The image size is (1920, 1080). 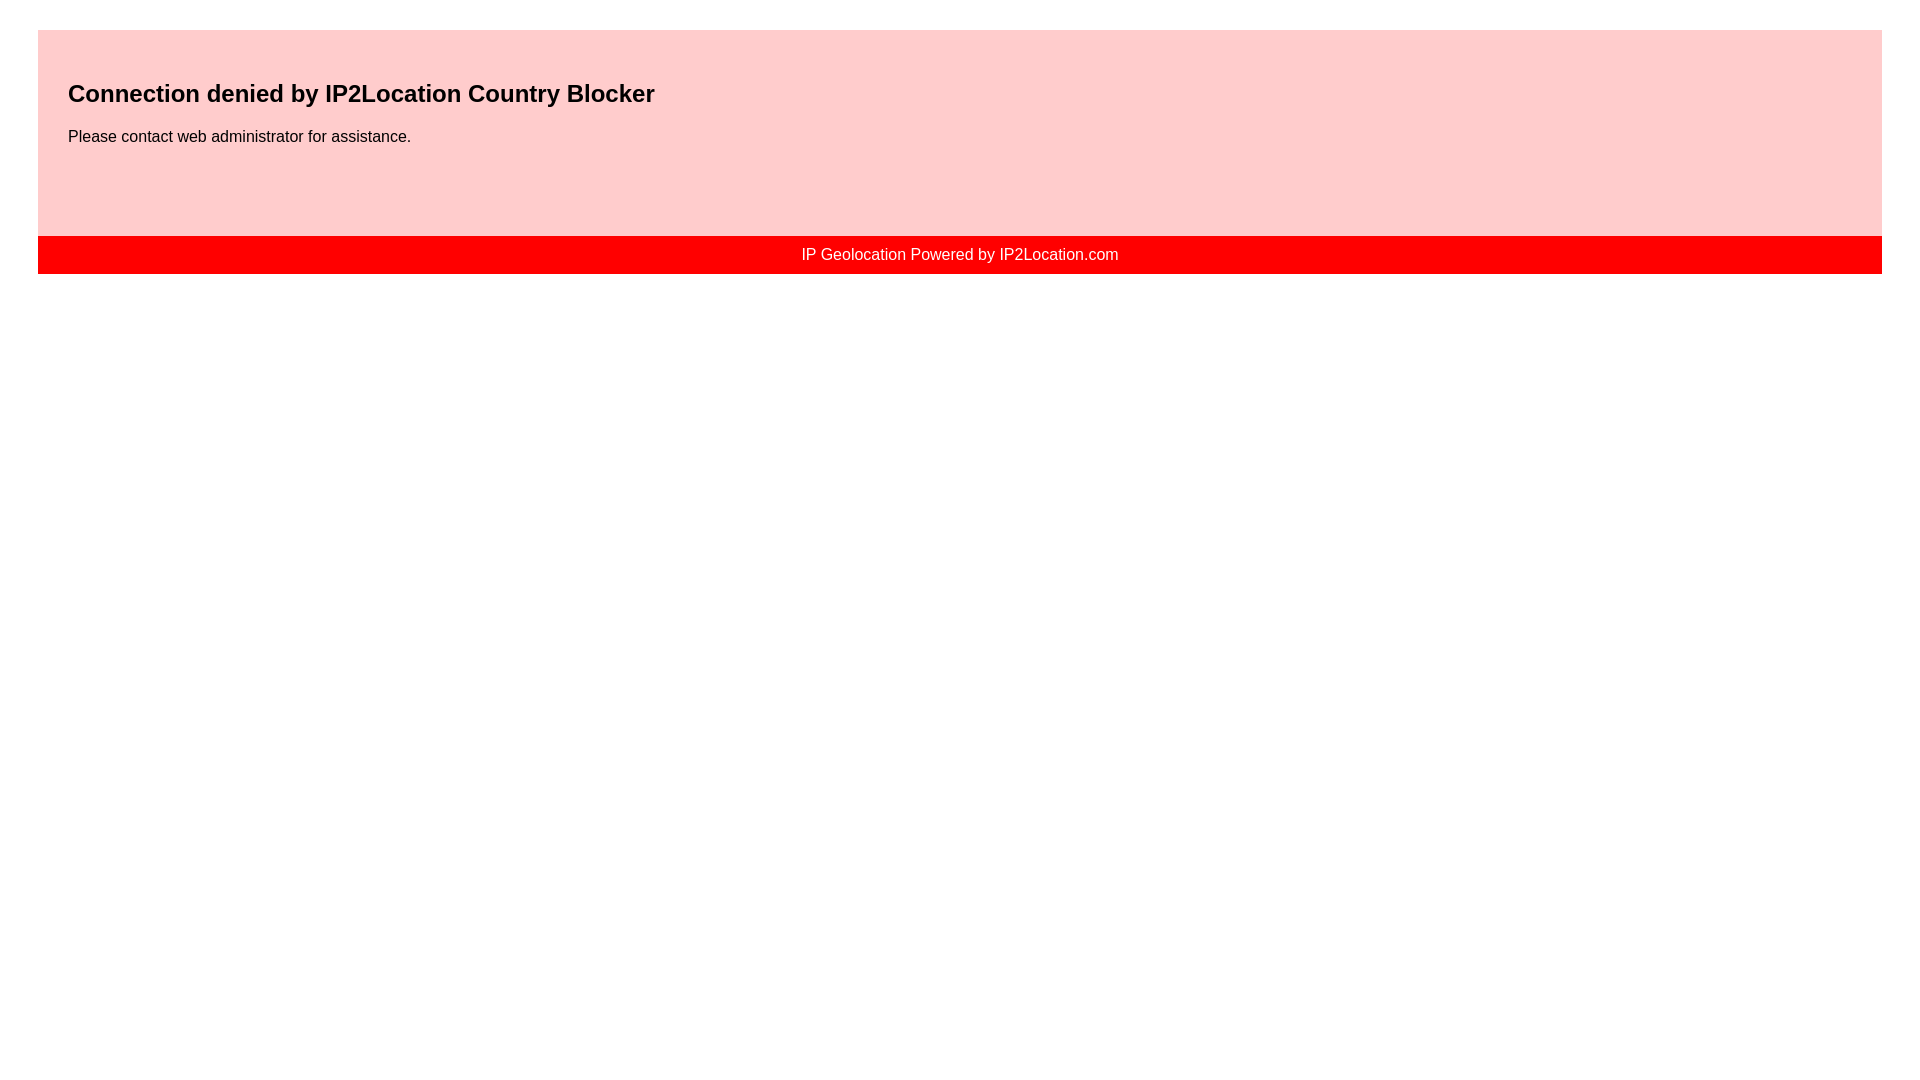 What do you see at coordinates (958, 253) in the screenshot?
I see `'IP Geolocation Powered by IP2Location.com'` at bounding box center [958, 253].